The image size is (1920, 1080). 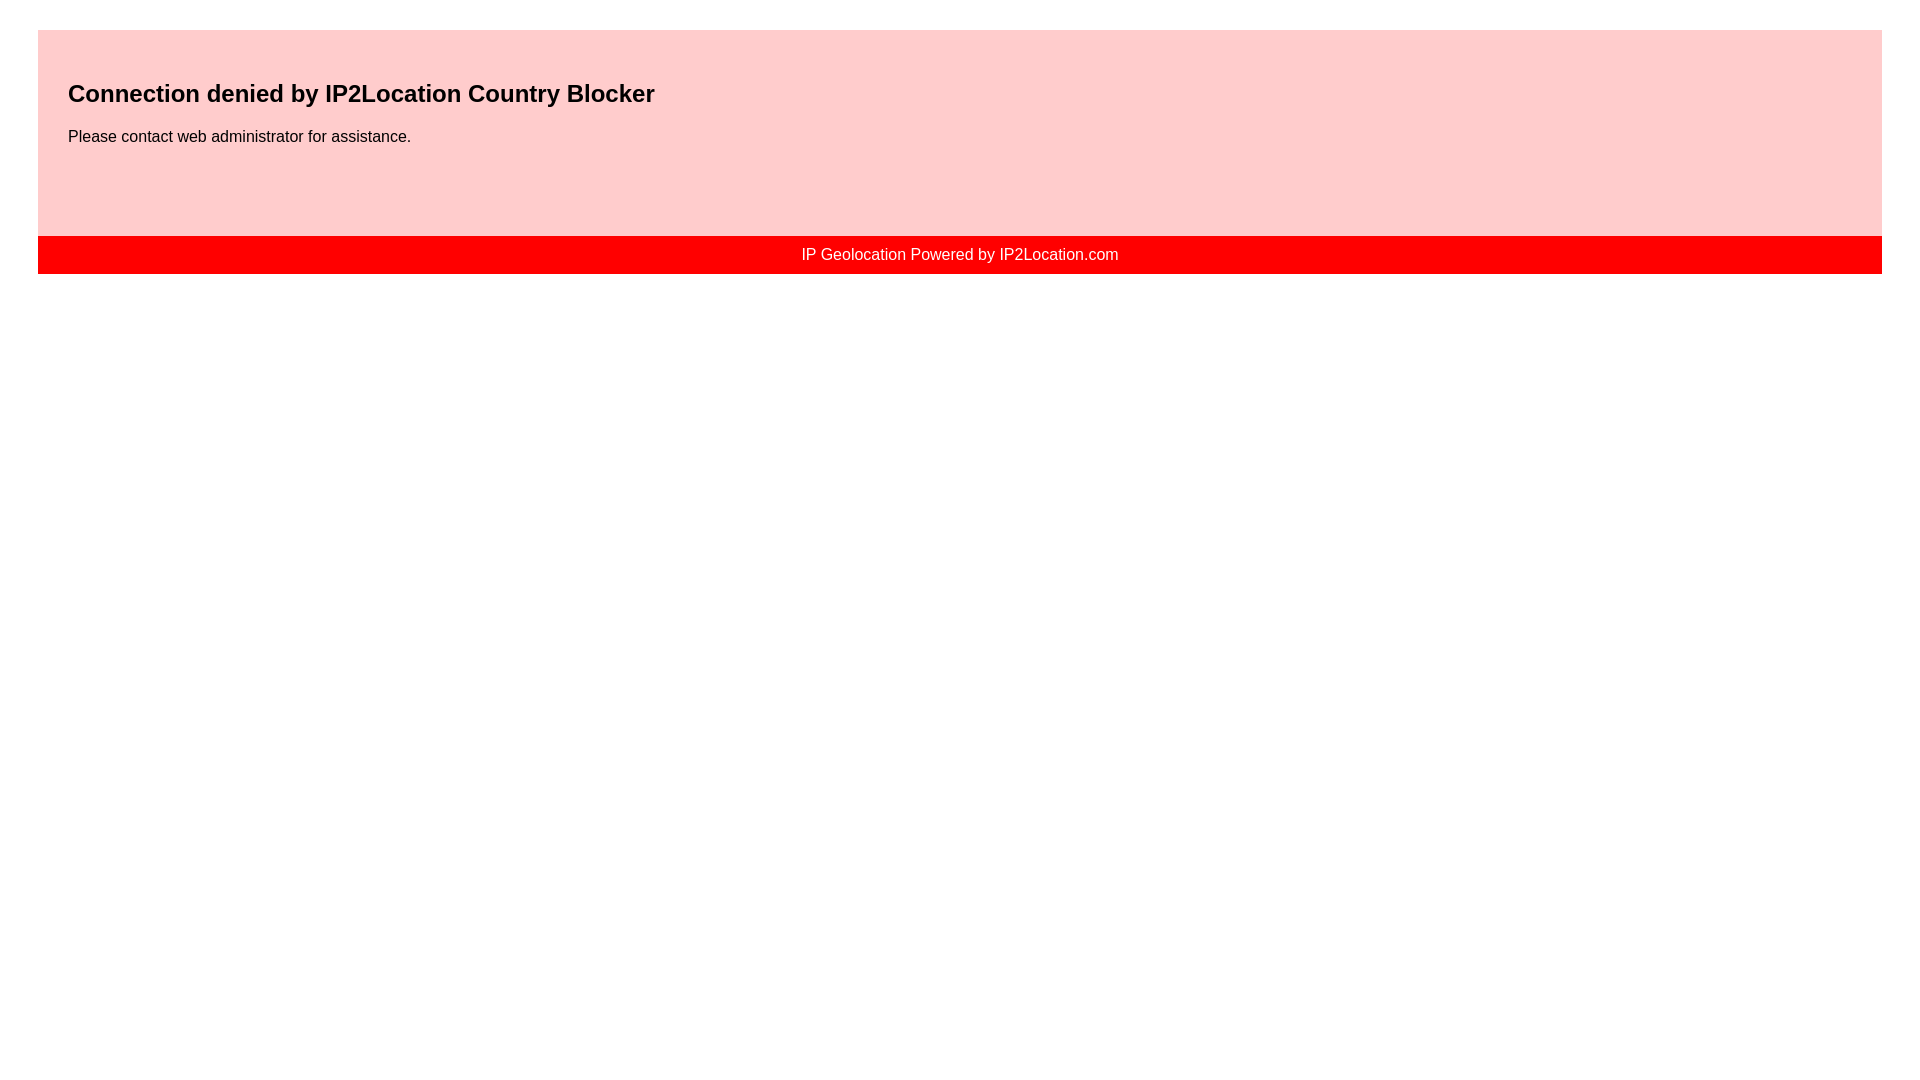 What do you see at coordinates (958, 253) in the screenshot?
I see `'IP Geolocation Powered by IP2Location.com'` at bounding box center [958, 253].